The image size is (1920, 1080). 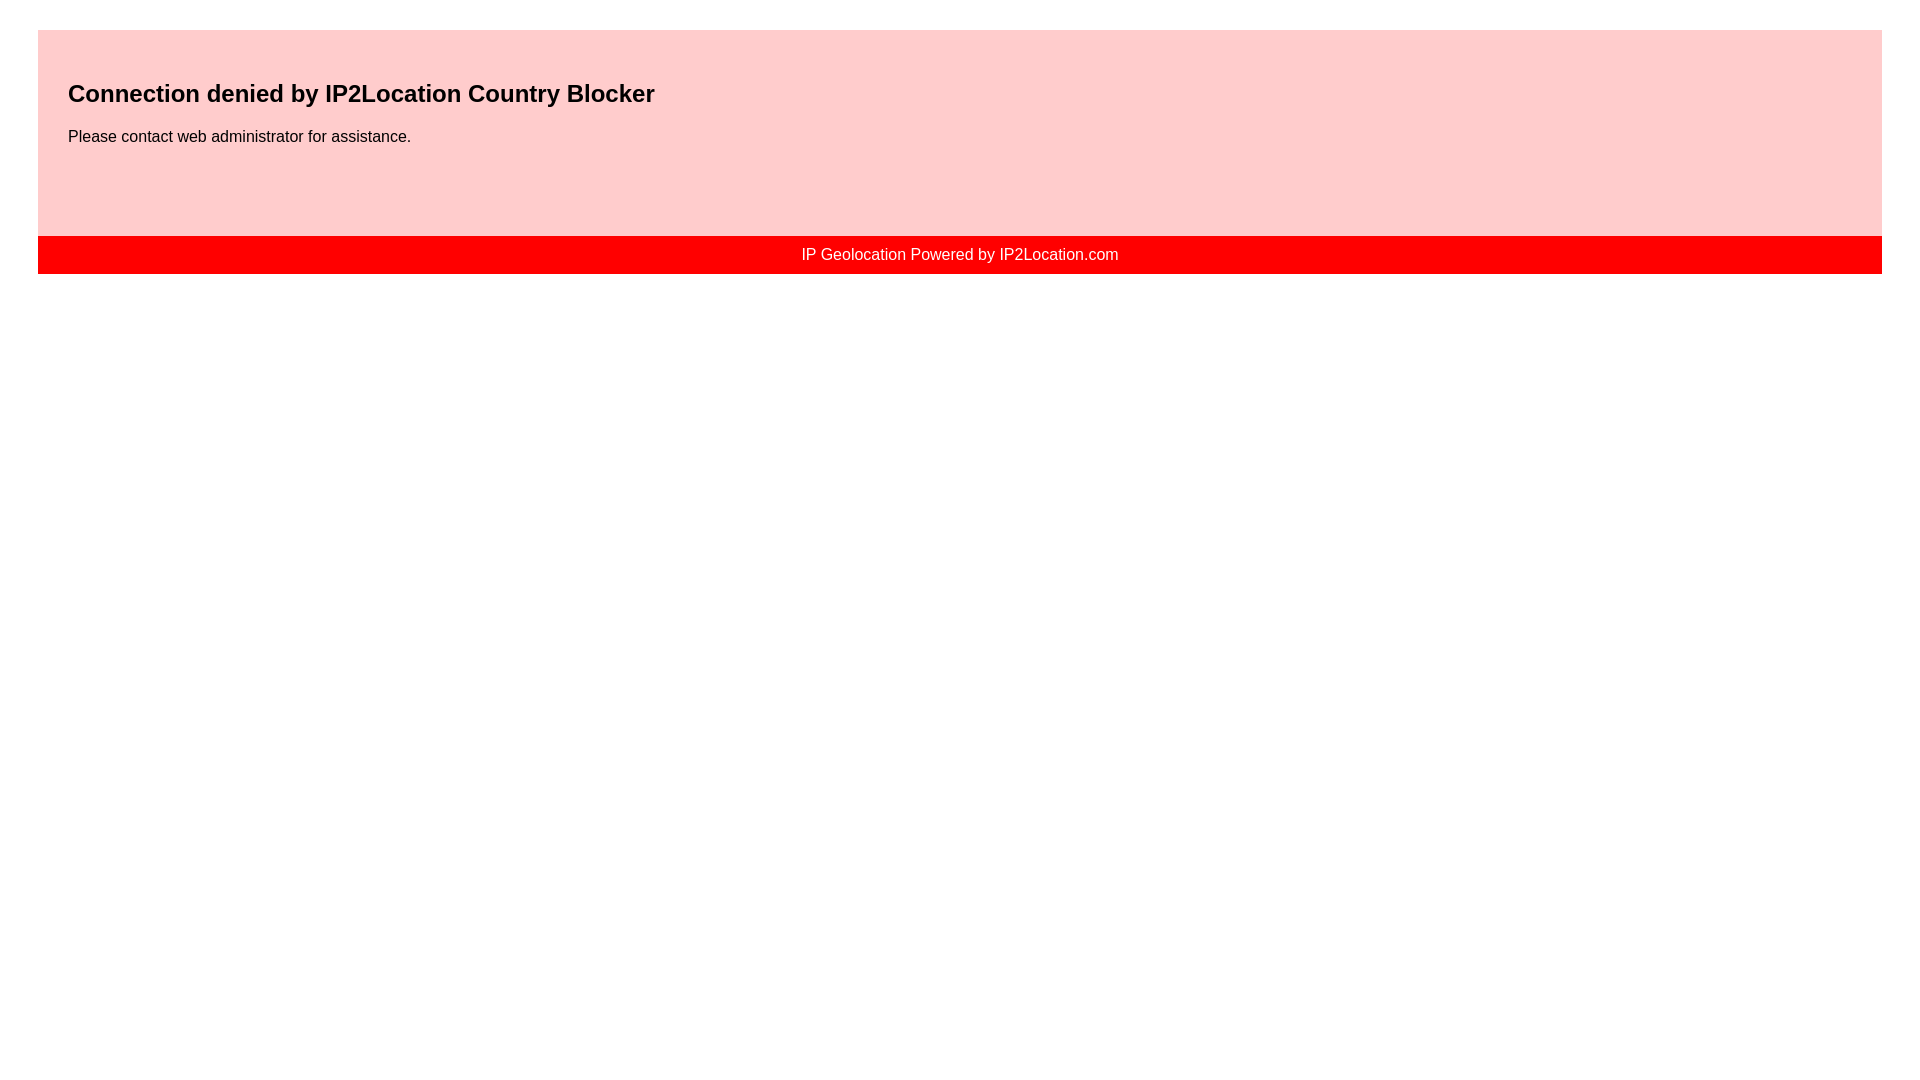 What do you see at coordinates (958, 253) in the screenshot?
I see `'IP Geolocation Powered by IP2Location.com'` at bounding box center [958, 253].